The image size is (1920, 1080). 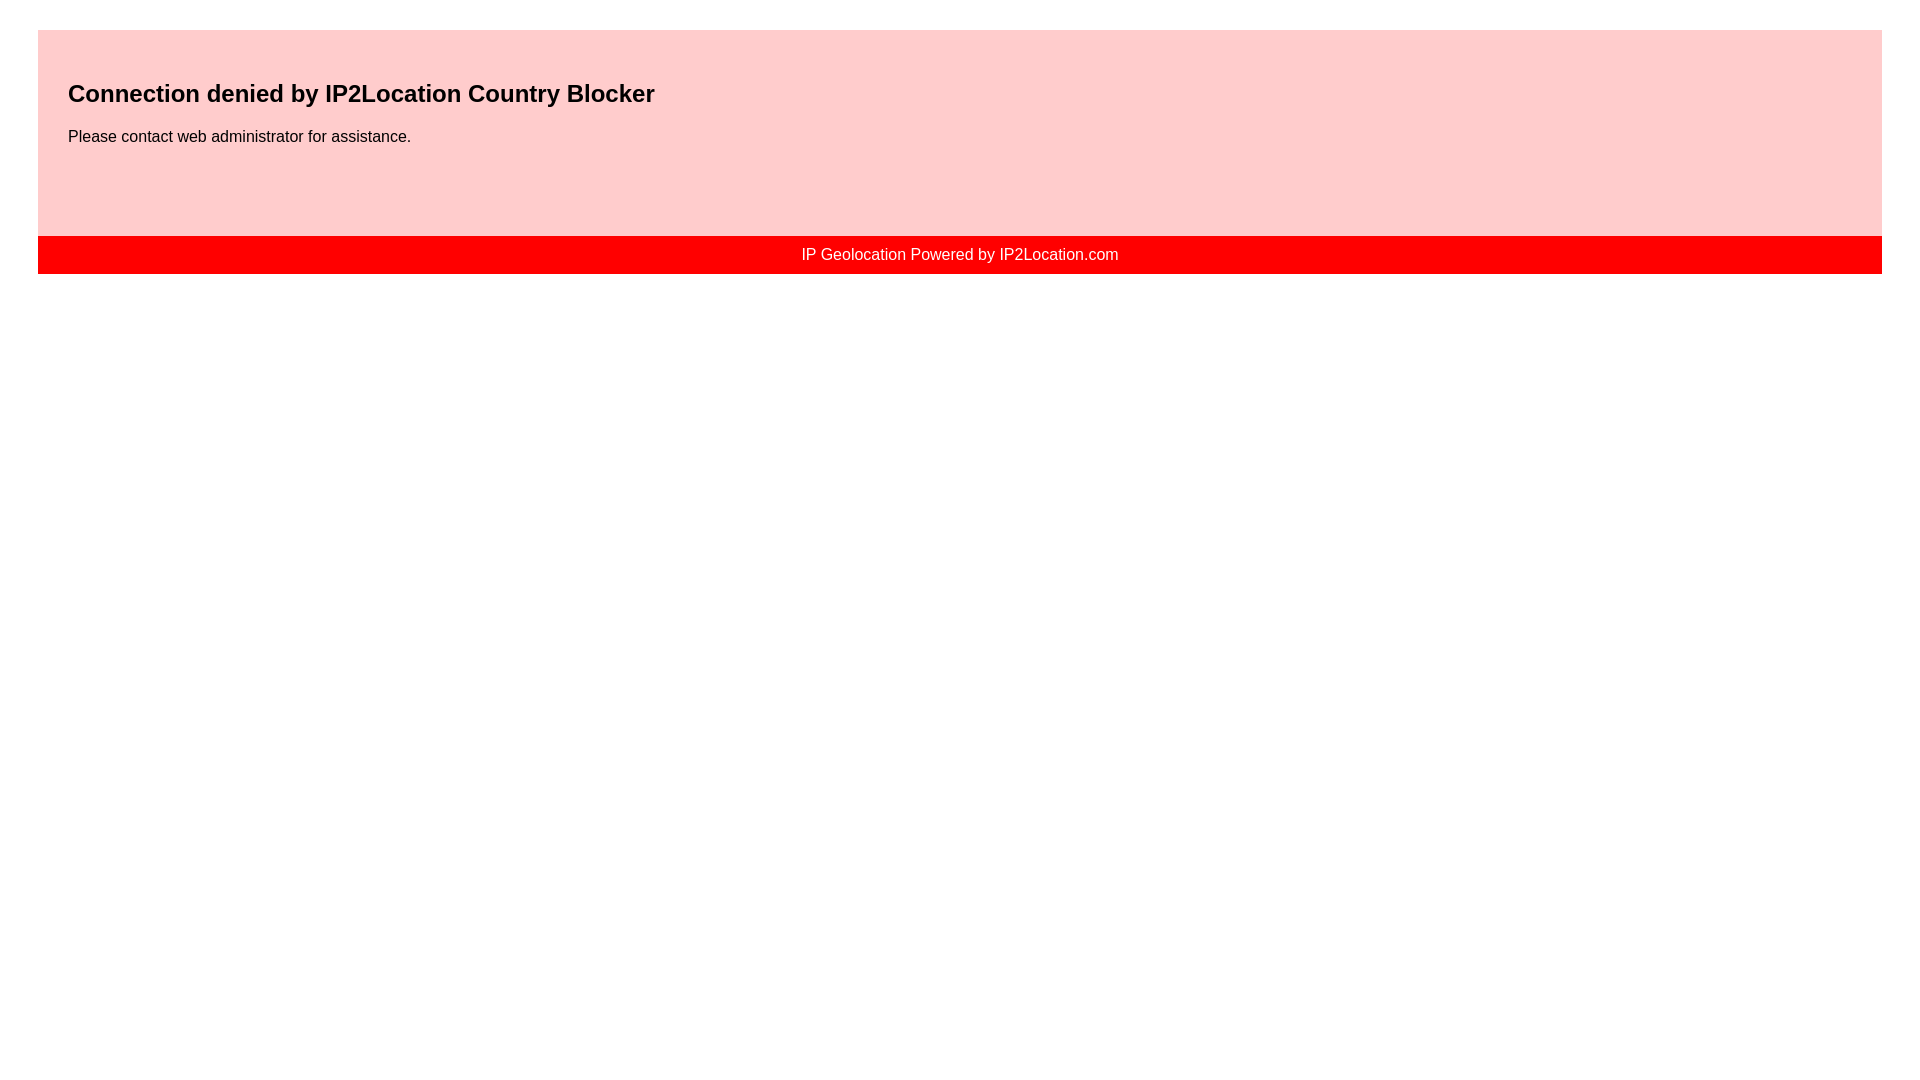 What do you see at coordinates (958, 253) in the screenshot?
I see `'IP Geolocation Powered by IP2Location.com'` at bounding box center [958, 253].